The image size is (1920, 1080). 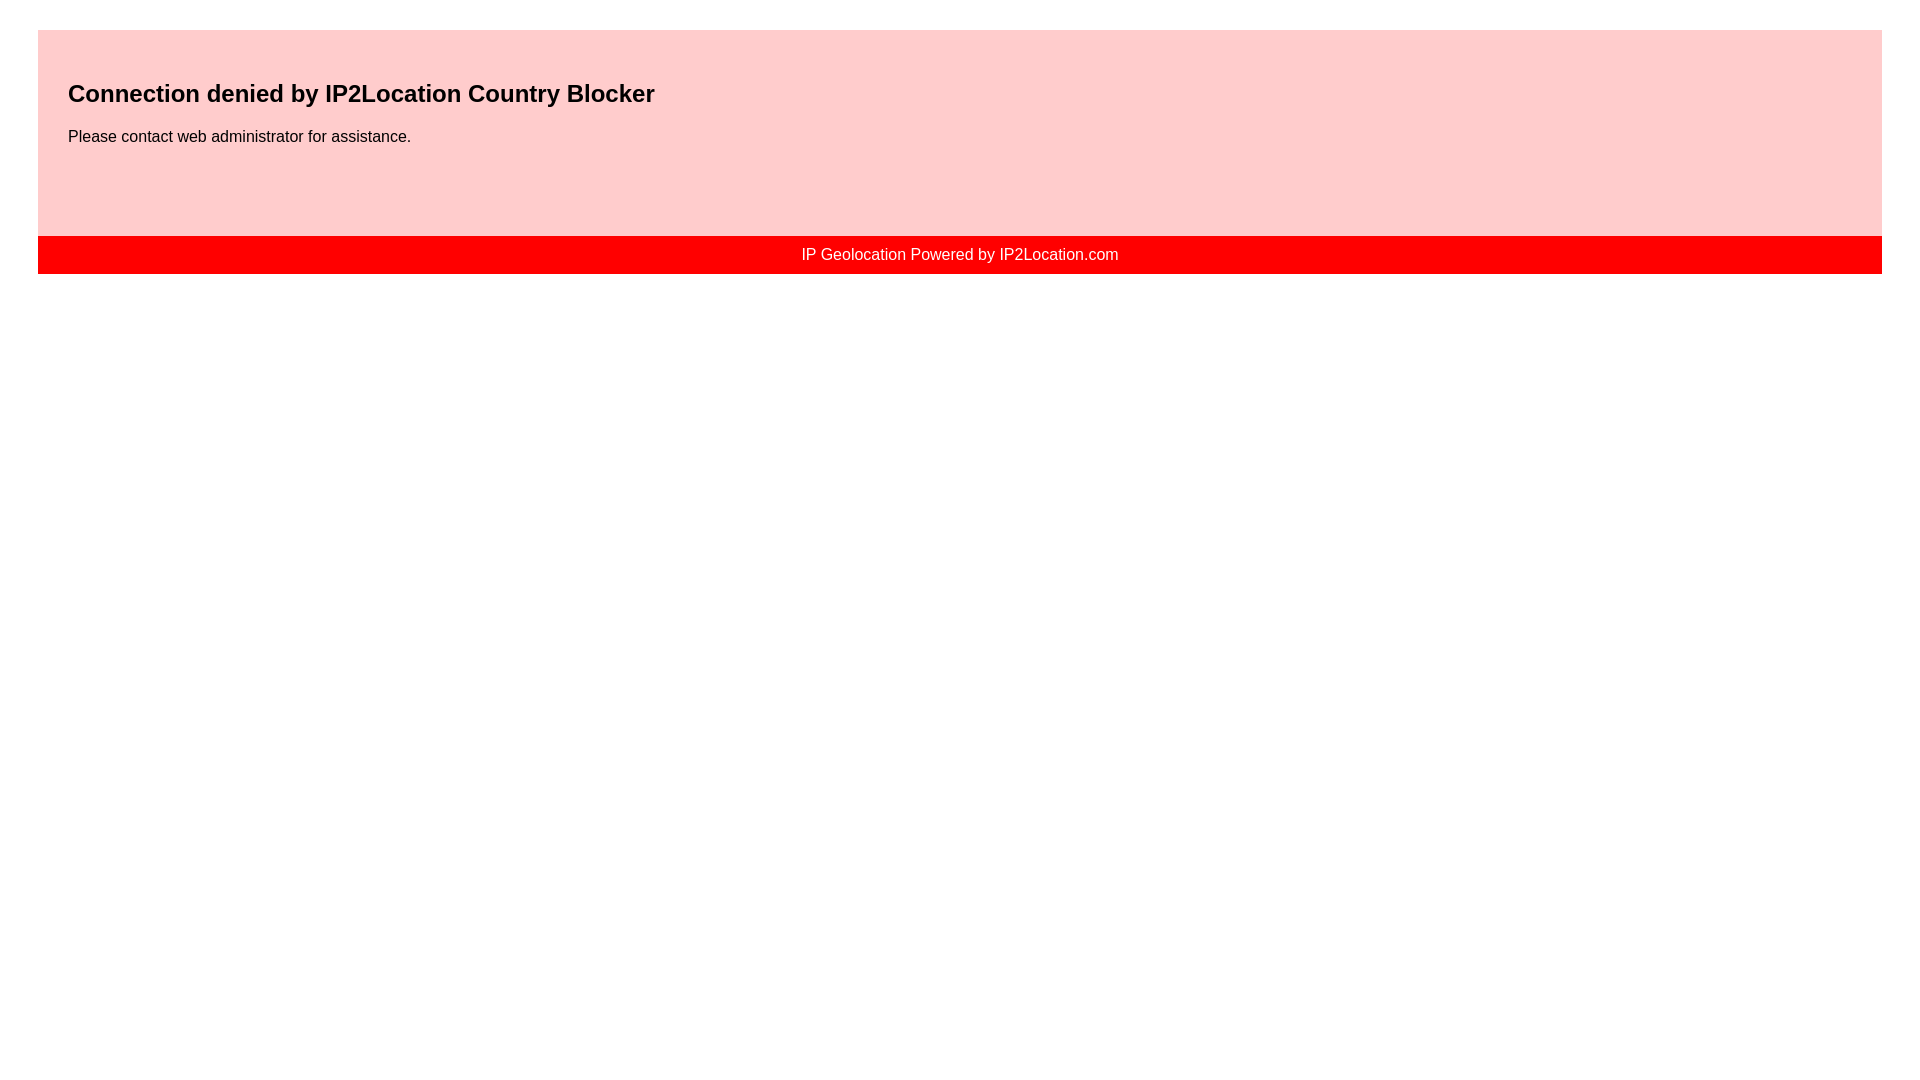 What do you see at coordinates (958, 253) in the screenshot?
I see `'IP Geolocation Powered by IP2Location.com'` at bounding box center [958, 253].